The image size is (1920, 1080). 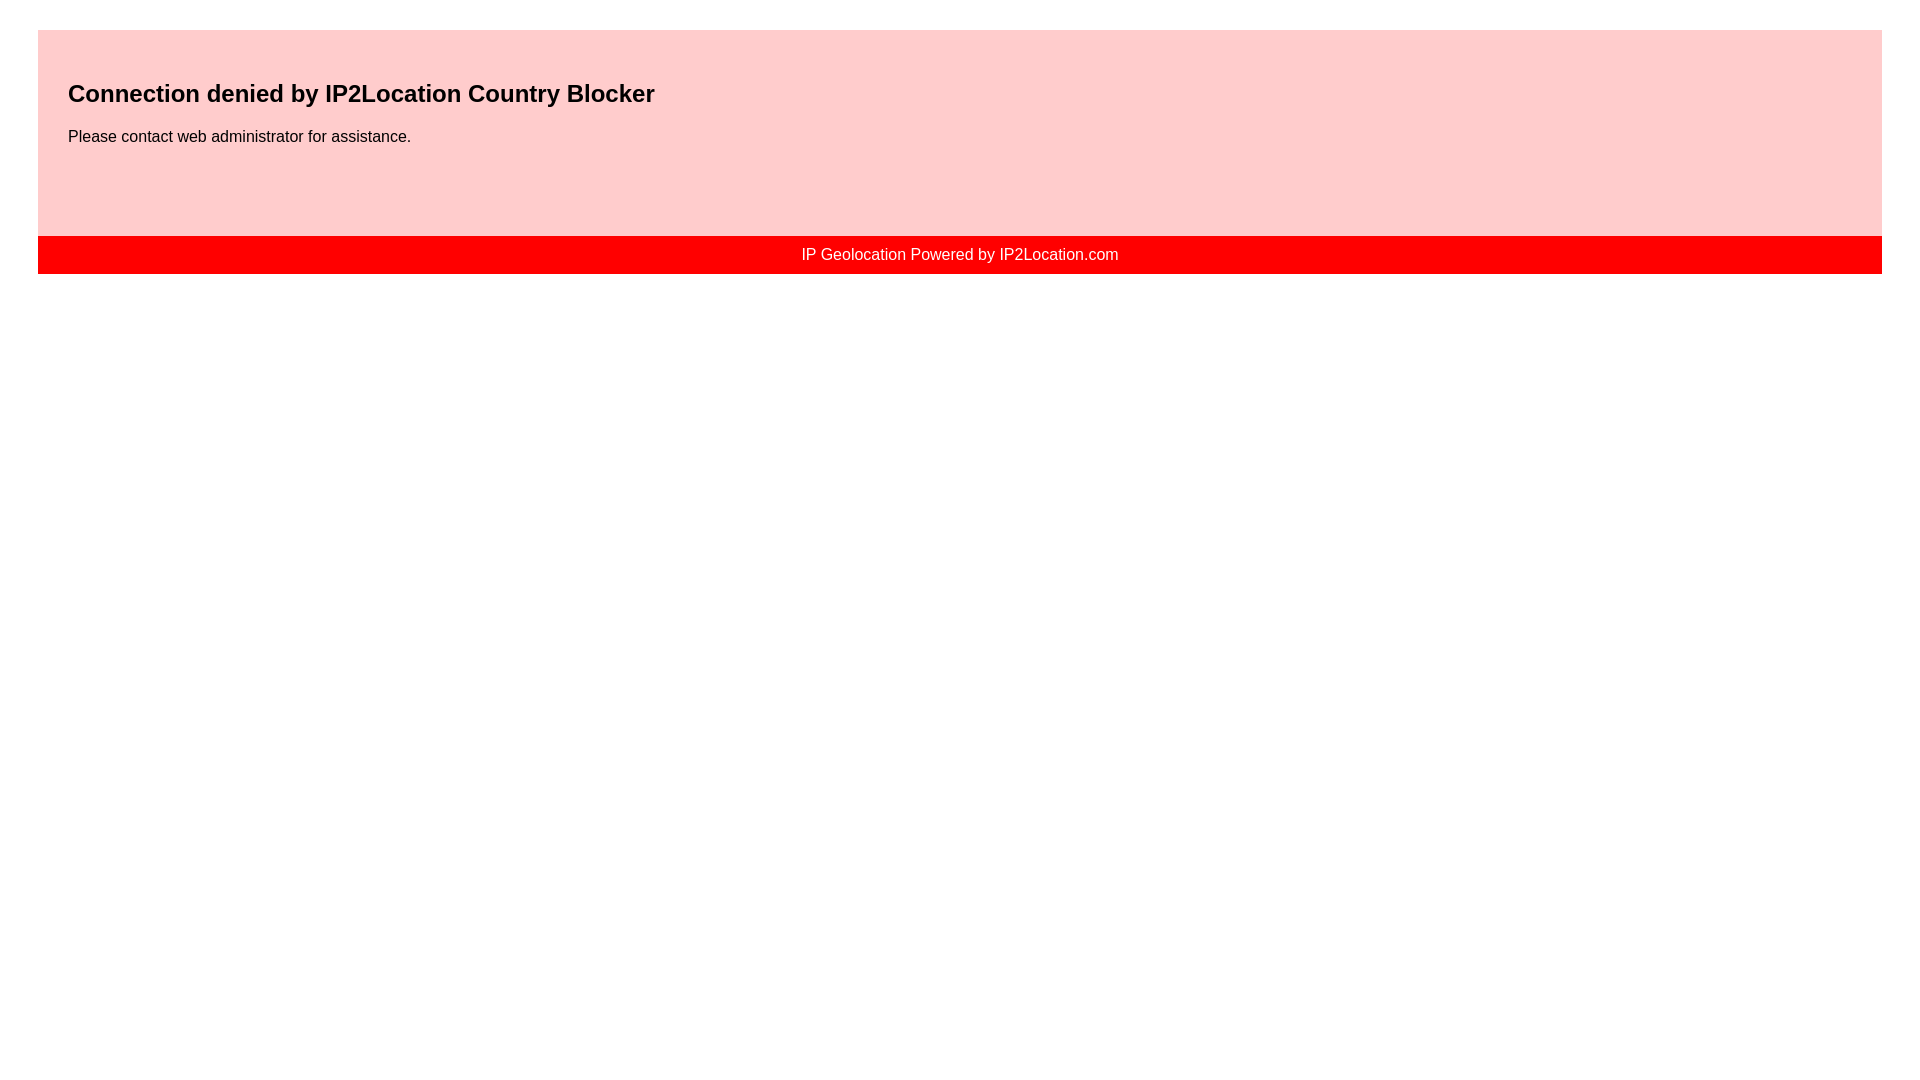 What do you see at coordinates (958, 253) in the screenshot?
I see `'IP Geolocation Powered by IP2Location.com'` at bounding box center [958, 253].